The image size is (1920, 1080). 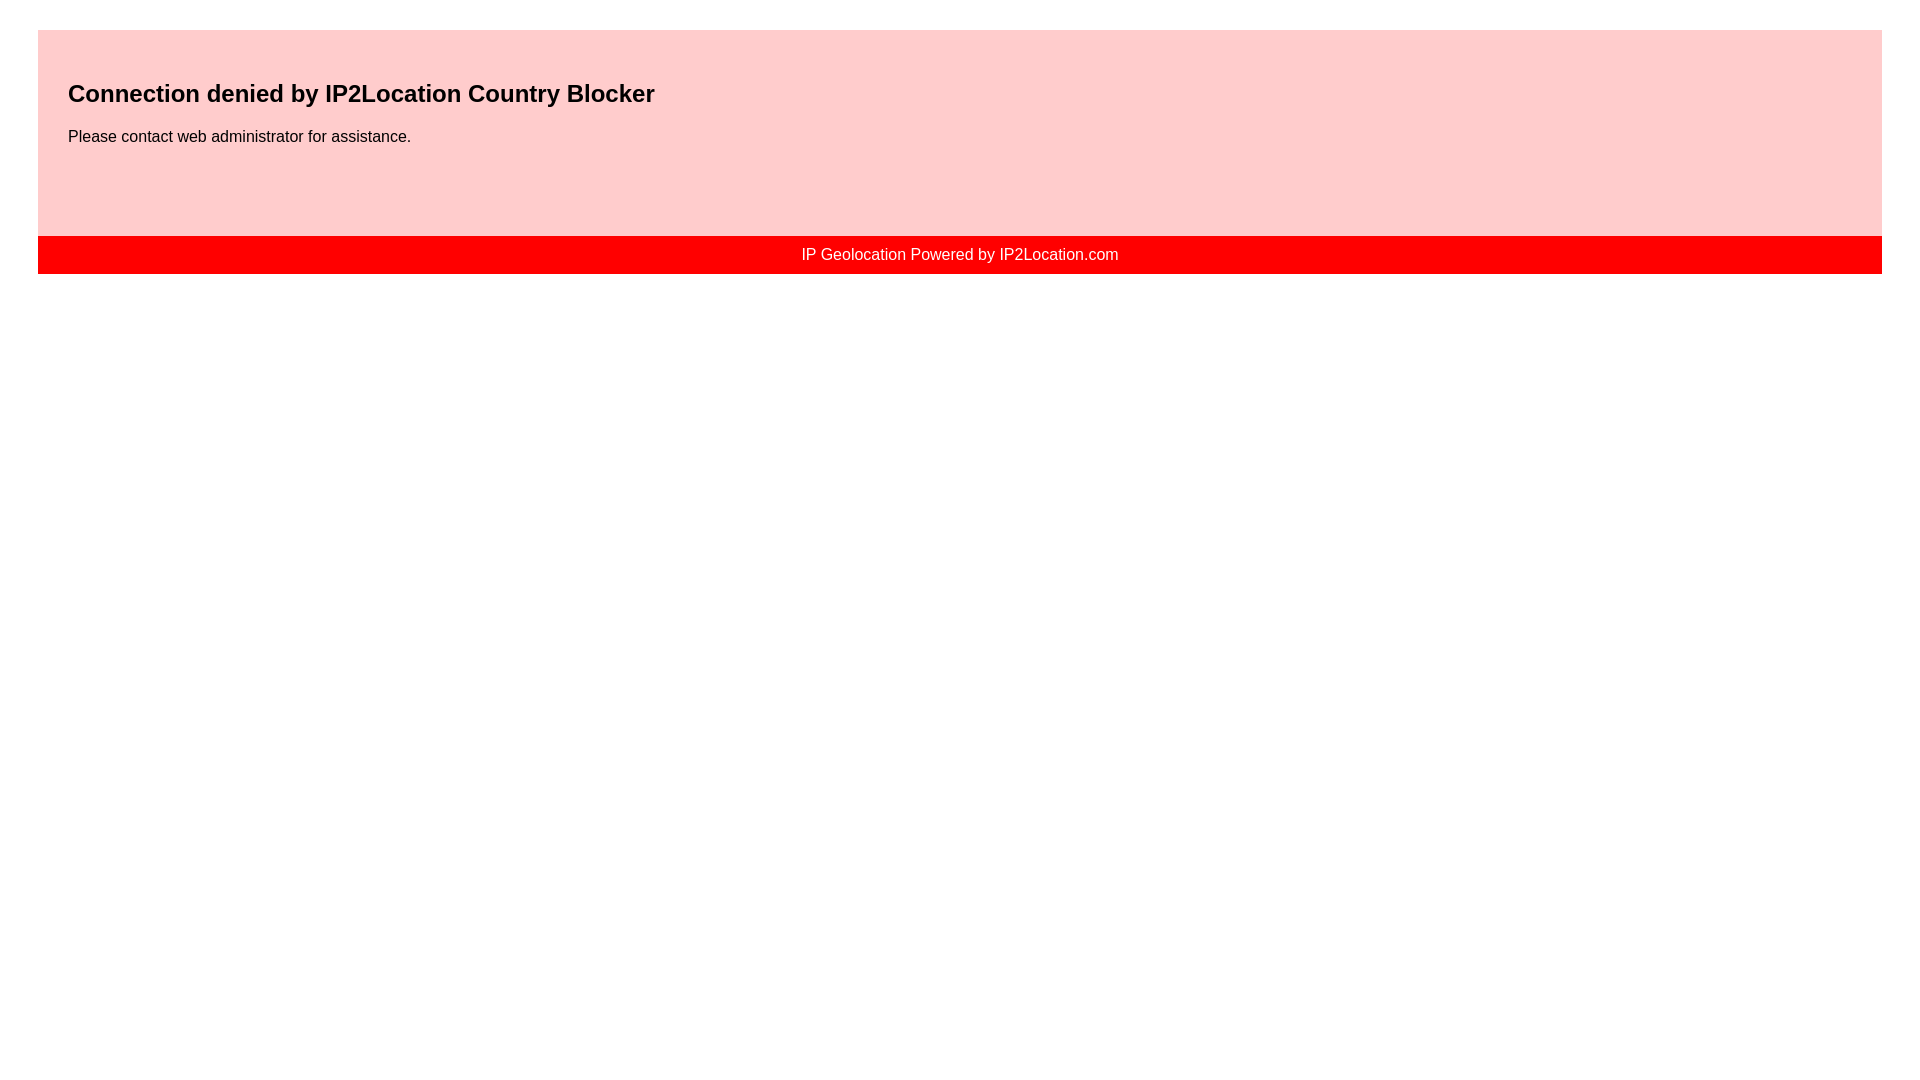 What do you see at coordinates (958, 253) in the screenshot?
I see `'IP Geolocation Powered by IP2Location.com'` at bounding box center [958, 253].